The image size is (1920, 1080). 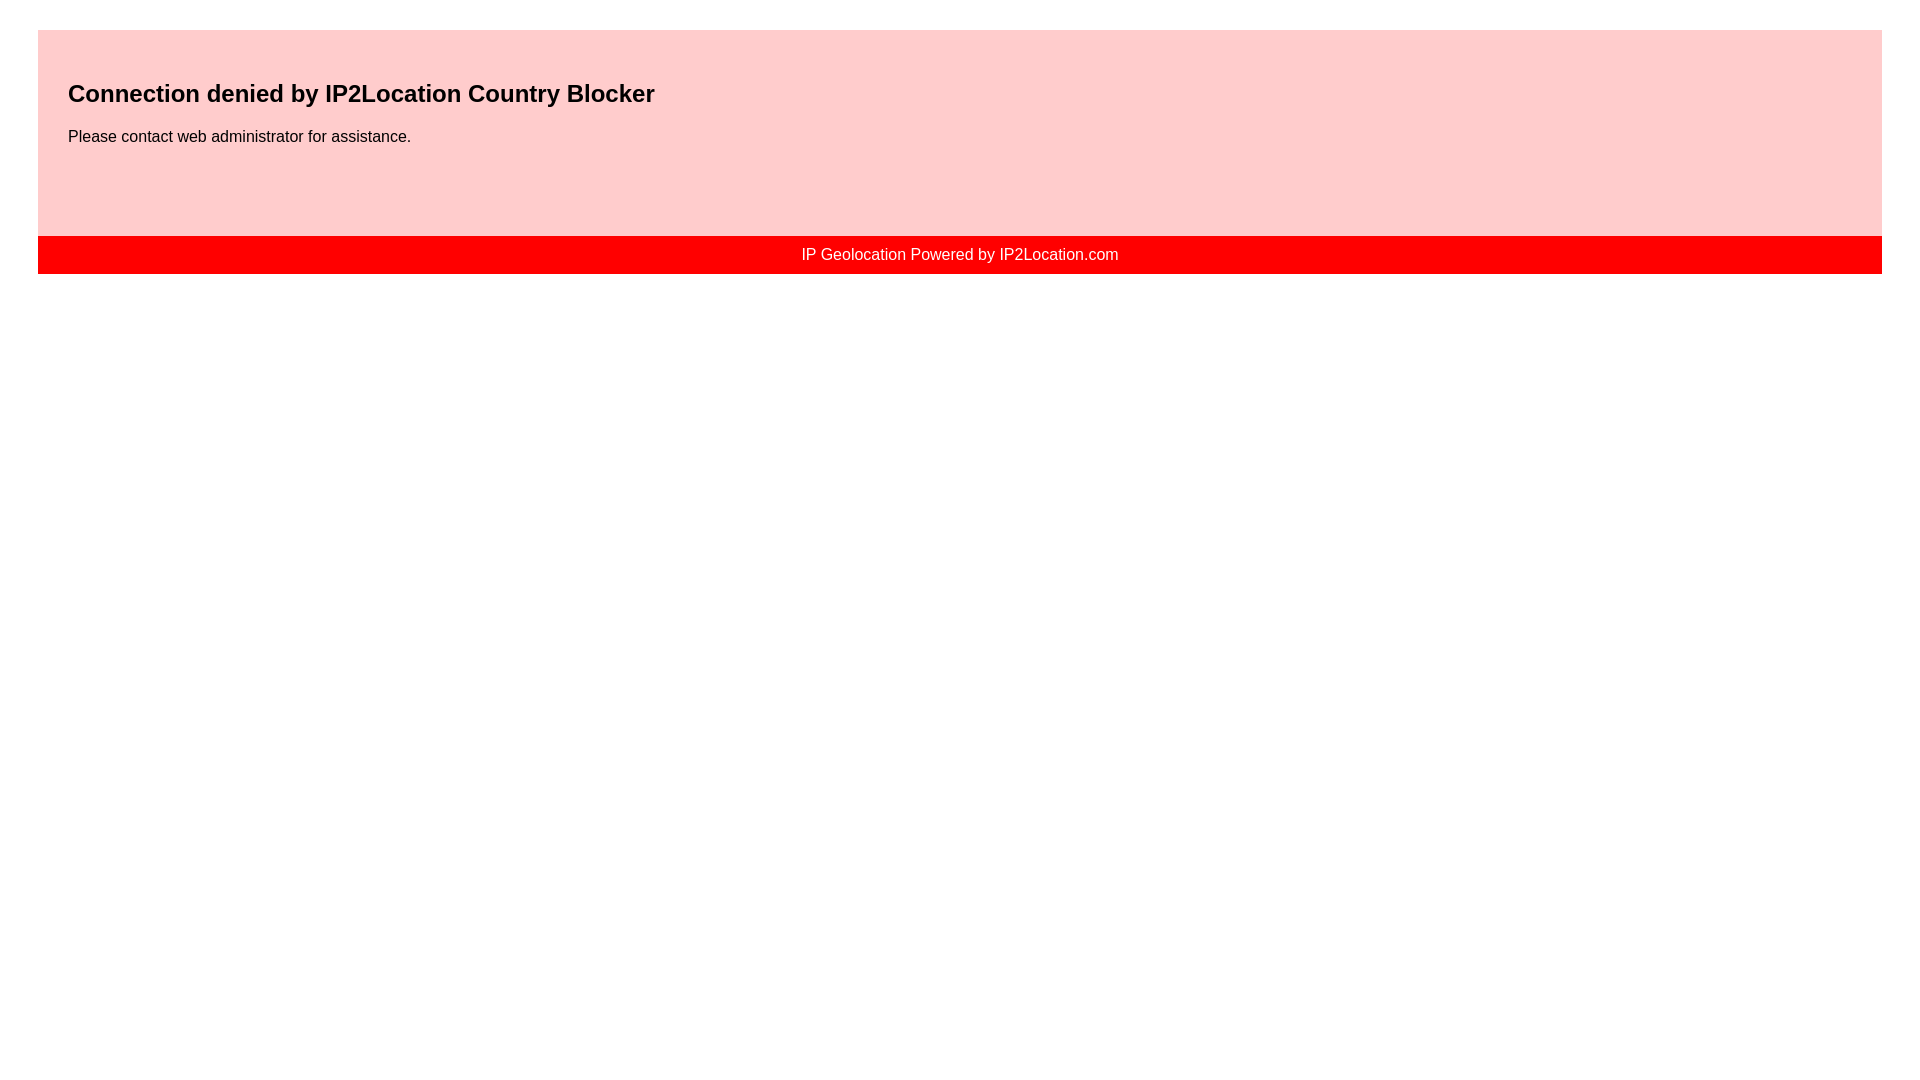 What do you see at coordinates (958, 253) in the screenshot?
I see `'IP Geolocation Powered by IP2Location.com'` at bounding box center [958, 253].